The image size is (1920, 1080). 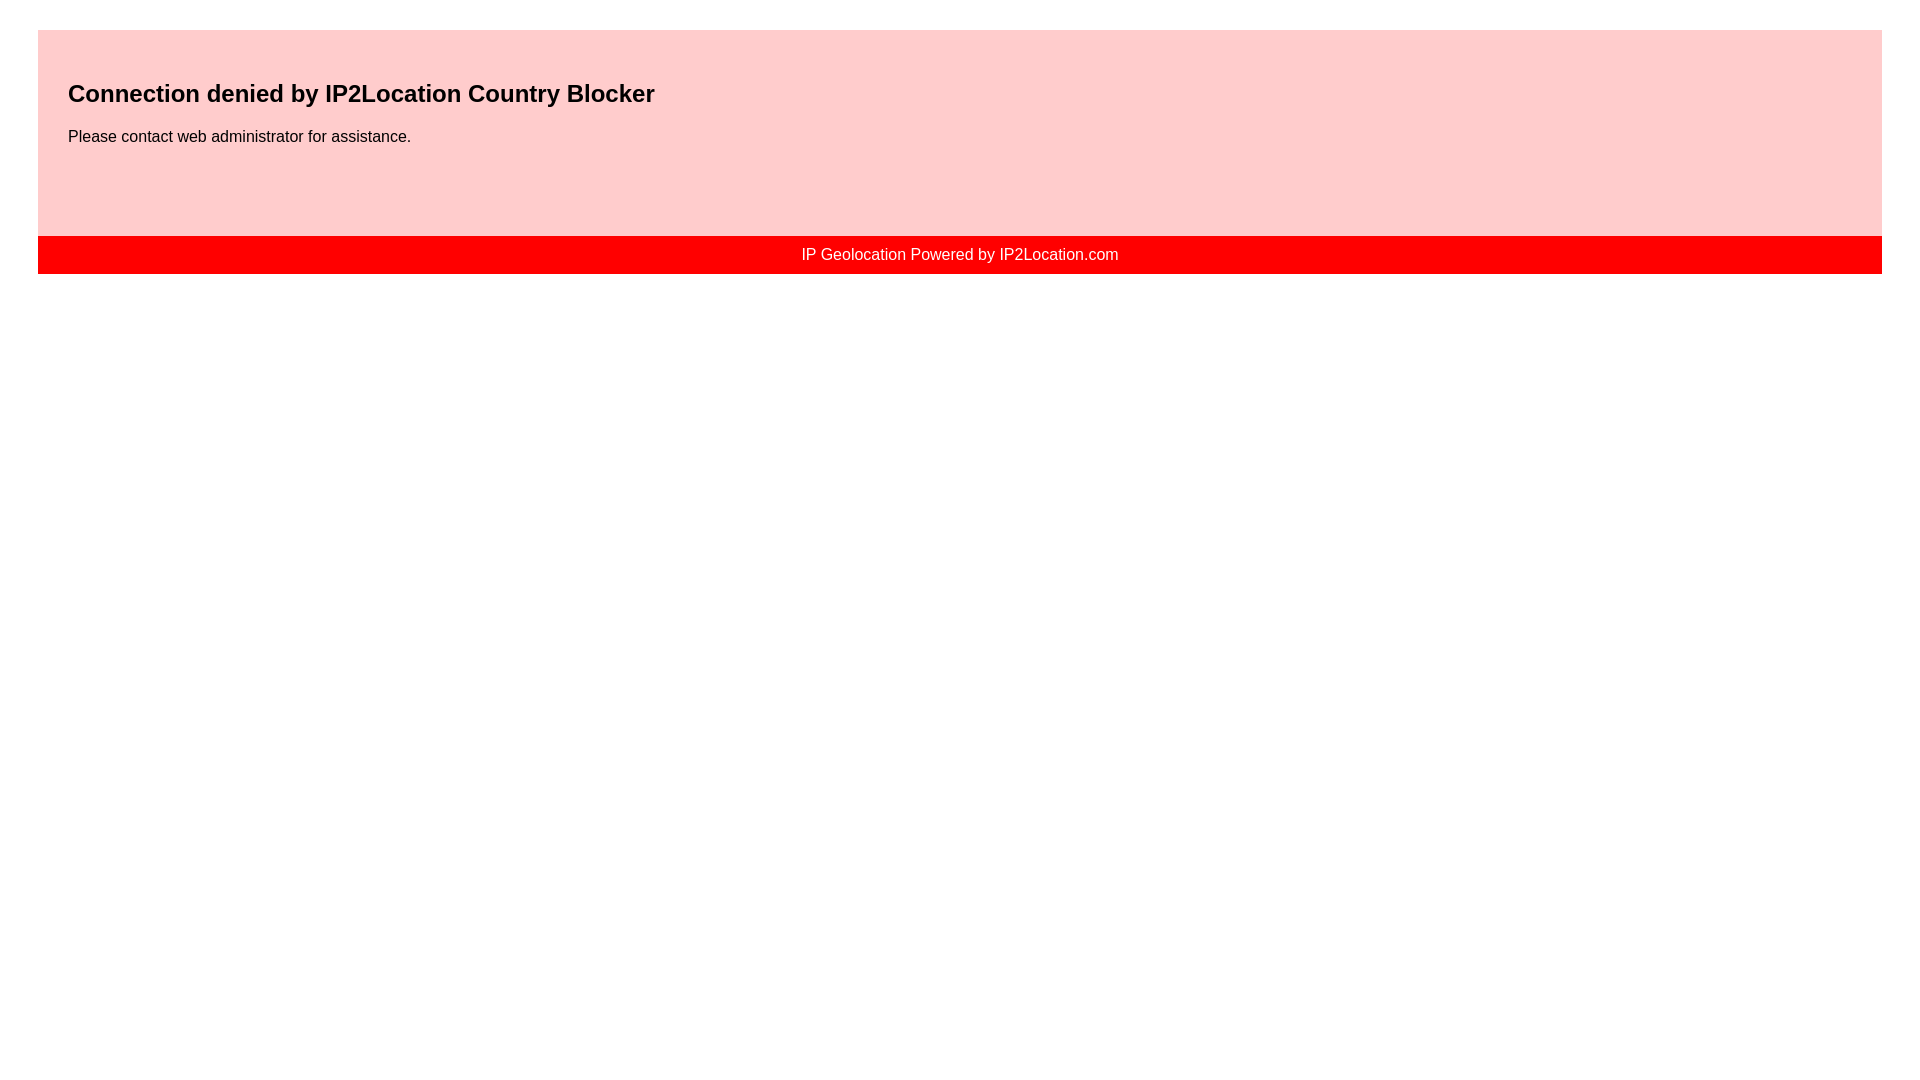 What do you see at coordinates (958, 253) in the screenshot?
I see `'IP Geolocation Powered by IP2Location.com'` at bounding box center [958, 253].